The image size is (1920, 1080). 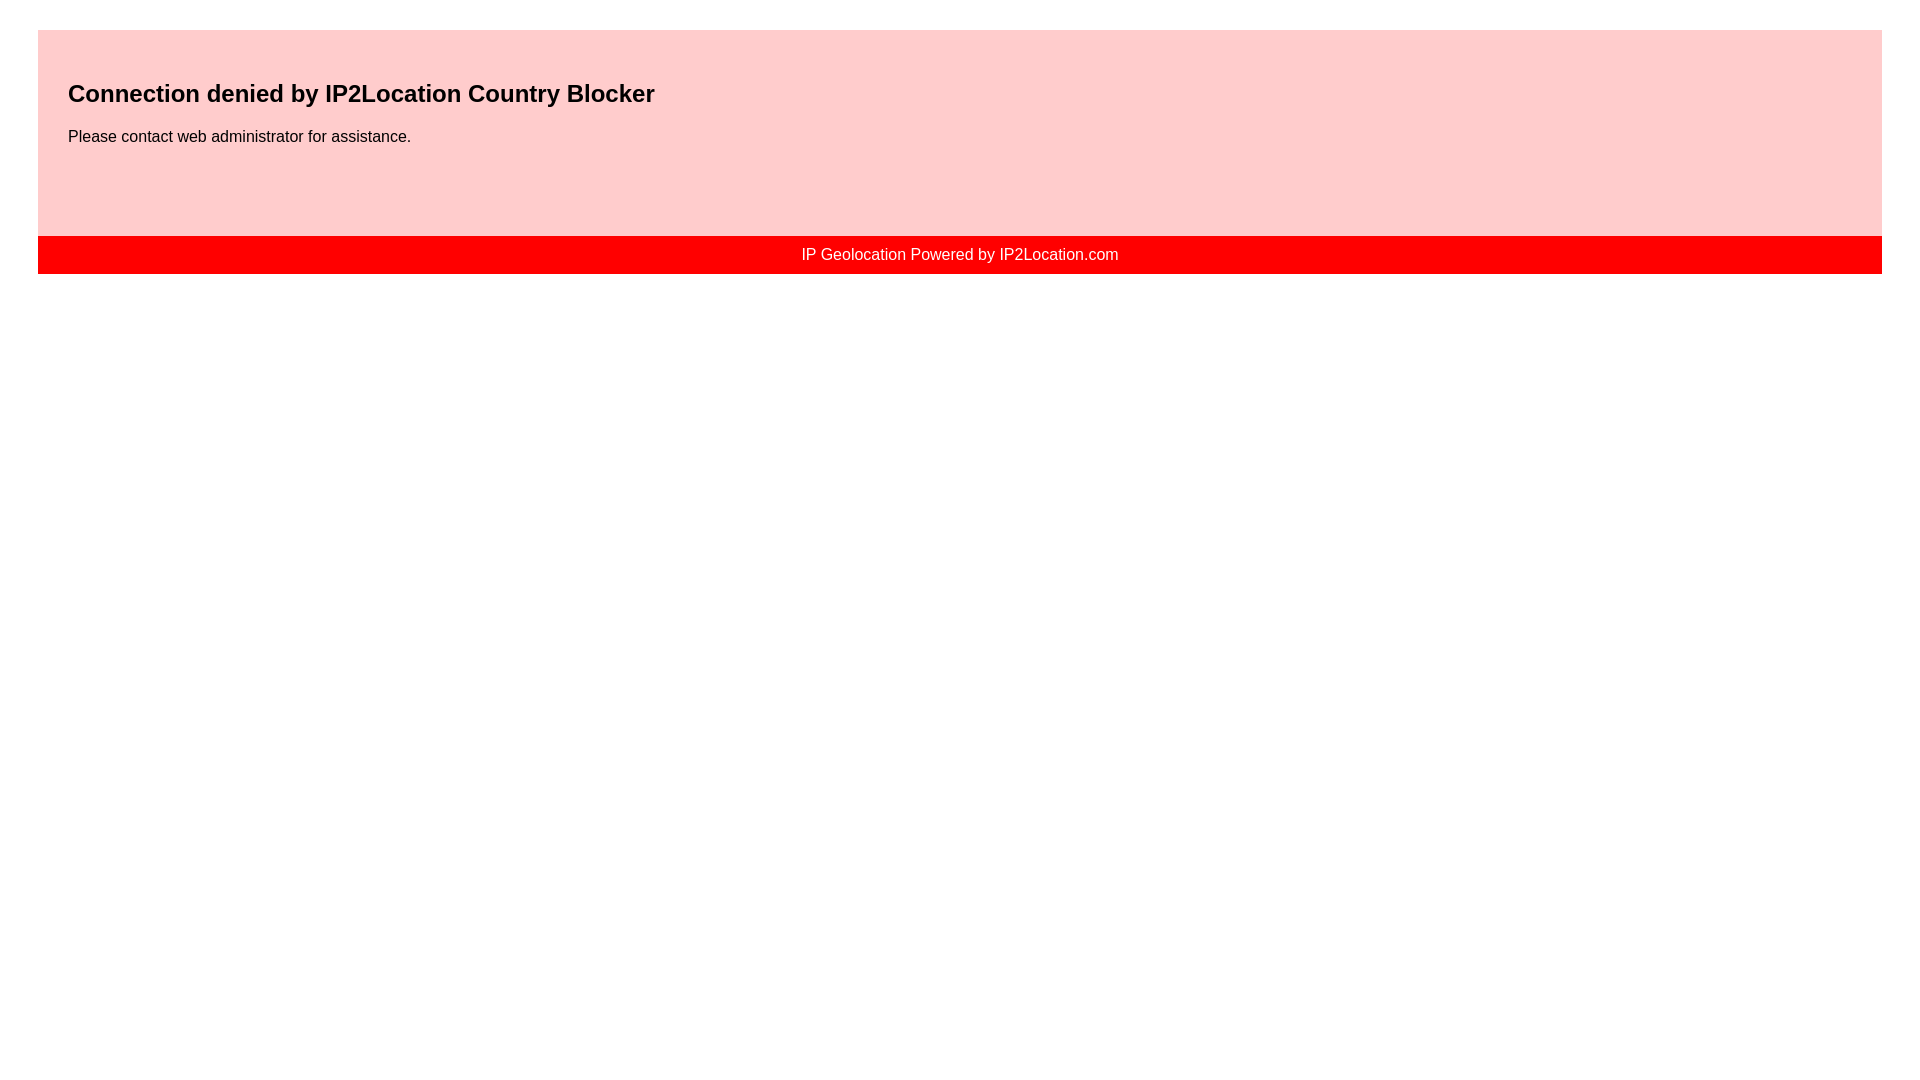 What do you see at coordinates (958, 253) in the screenshot?
I see `'IP Geolocation Powered by IP2Location.com'` at bounding box center [958, 253].